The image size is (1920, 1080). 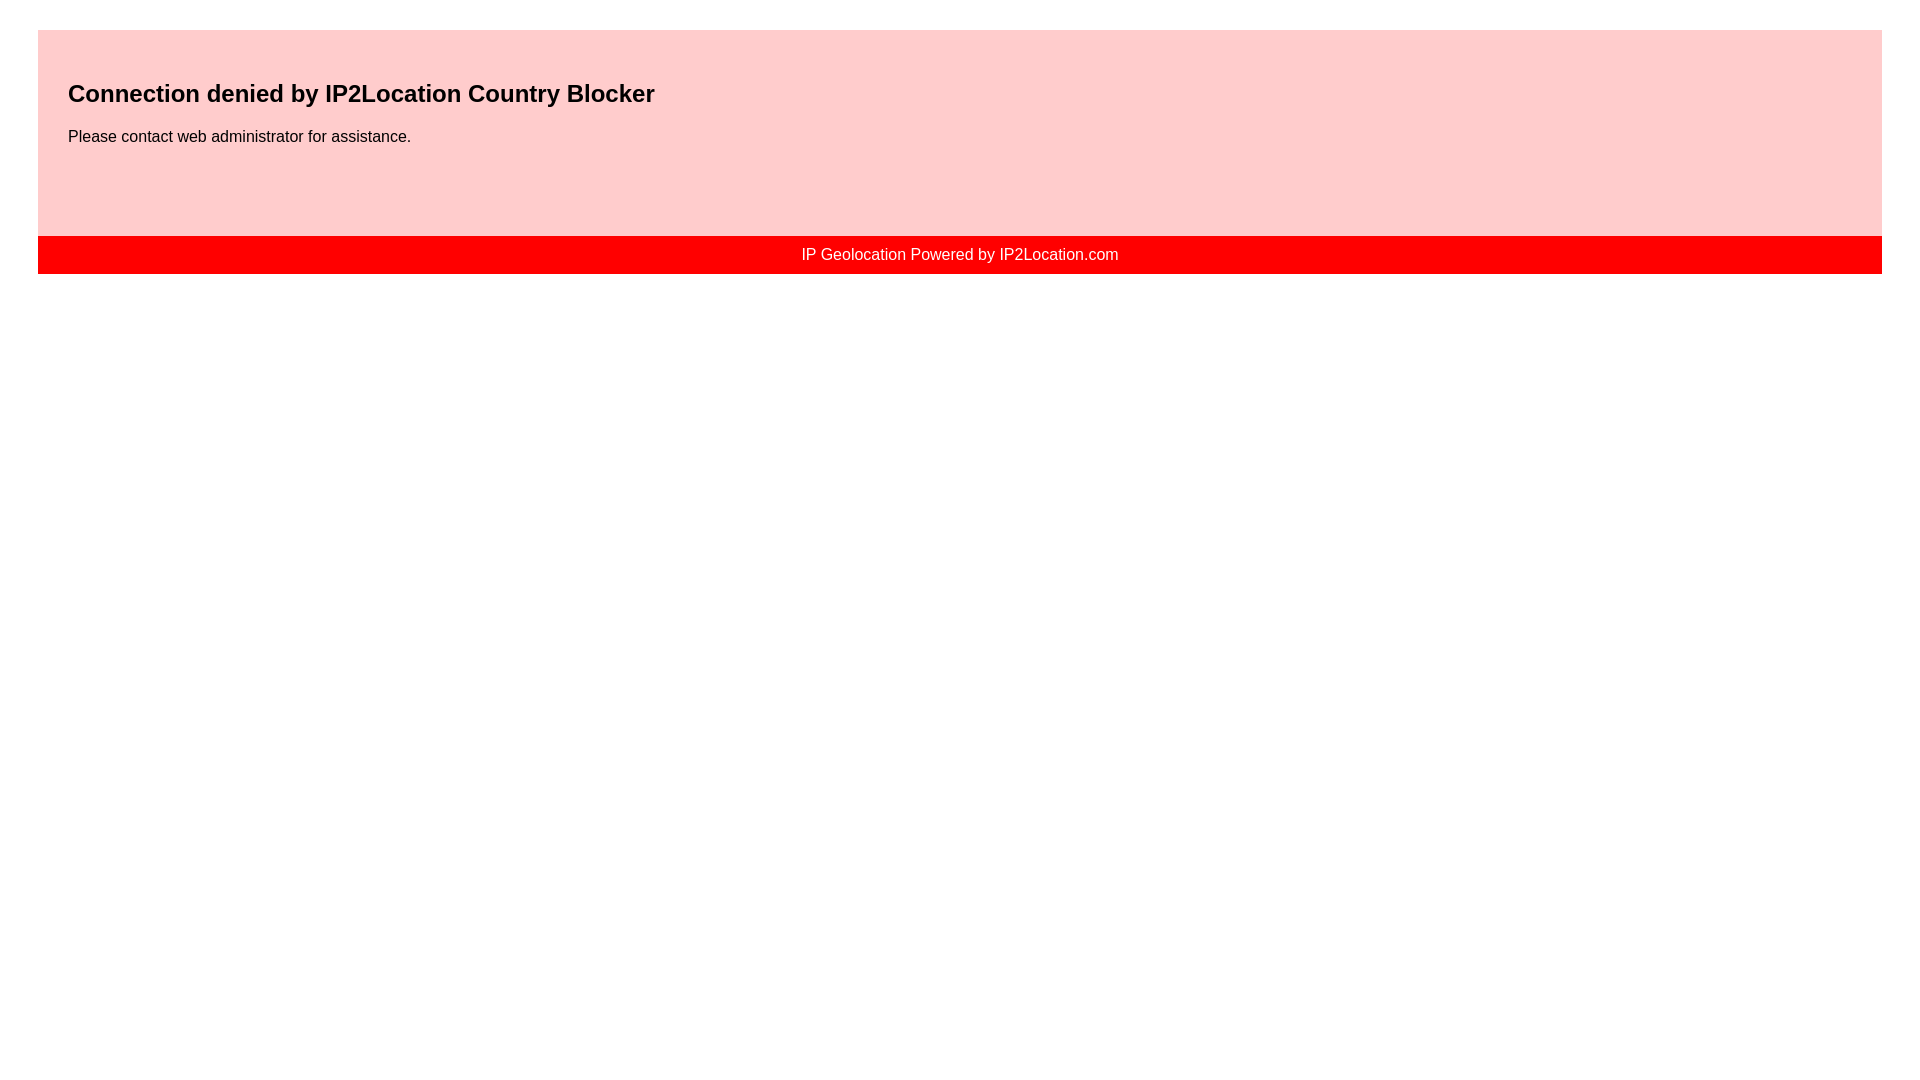 What do you see at coordinates (958, 253) in the screenshot?
I see `'IP Geolocation Powered by IP2Location.com'` at bounding box center [958, 253].